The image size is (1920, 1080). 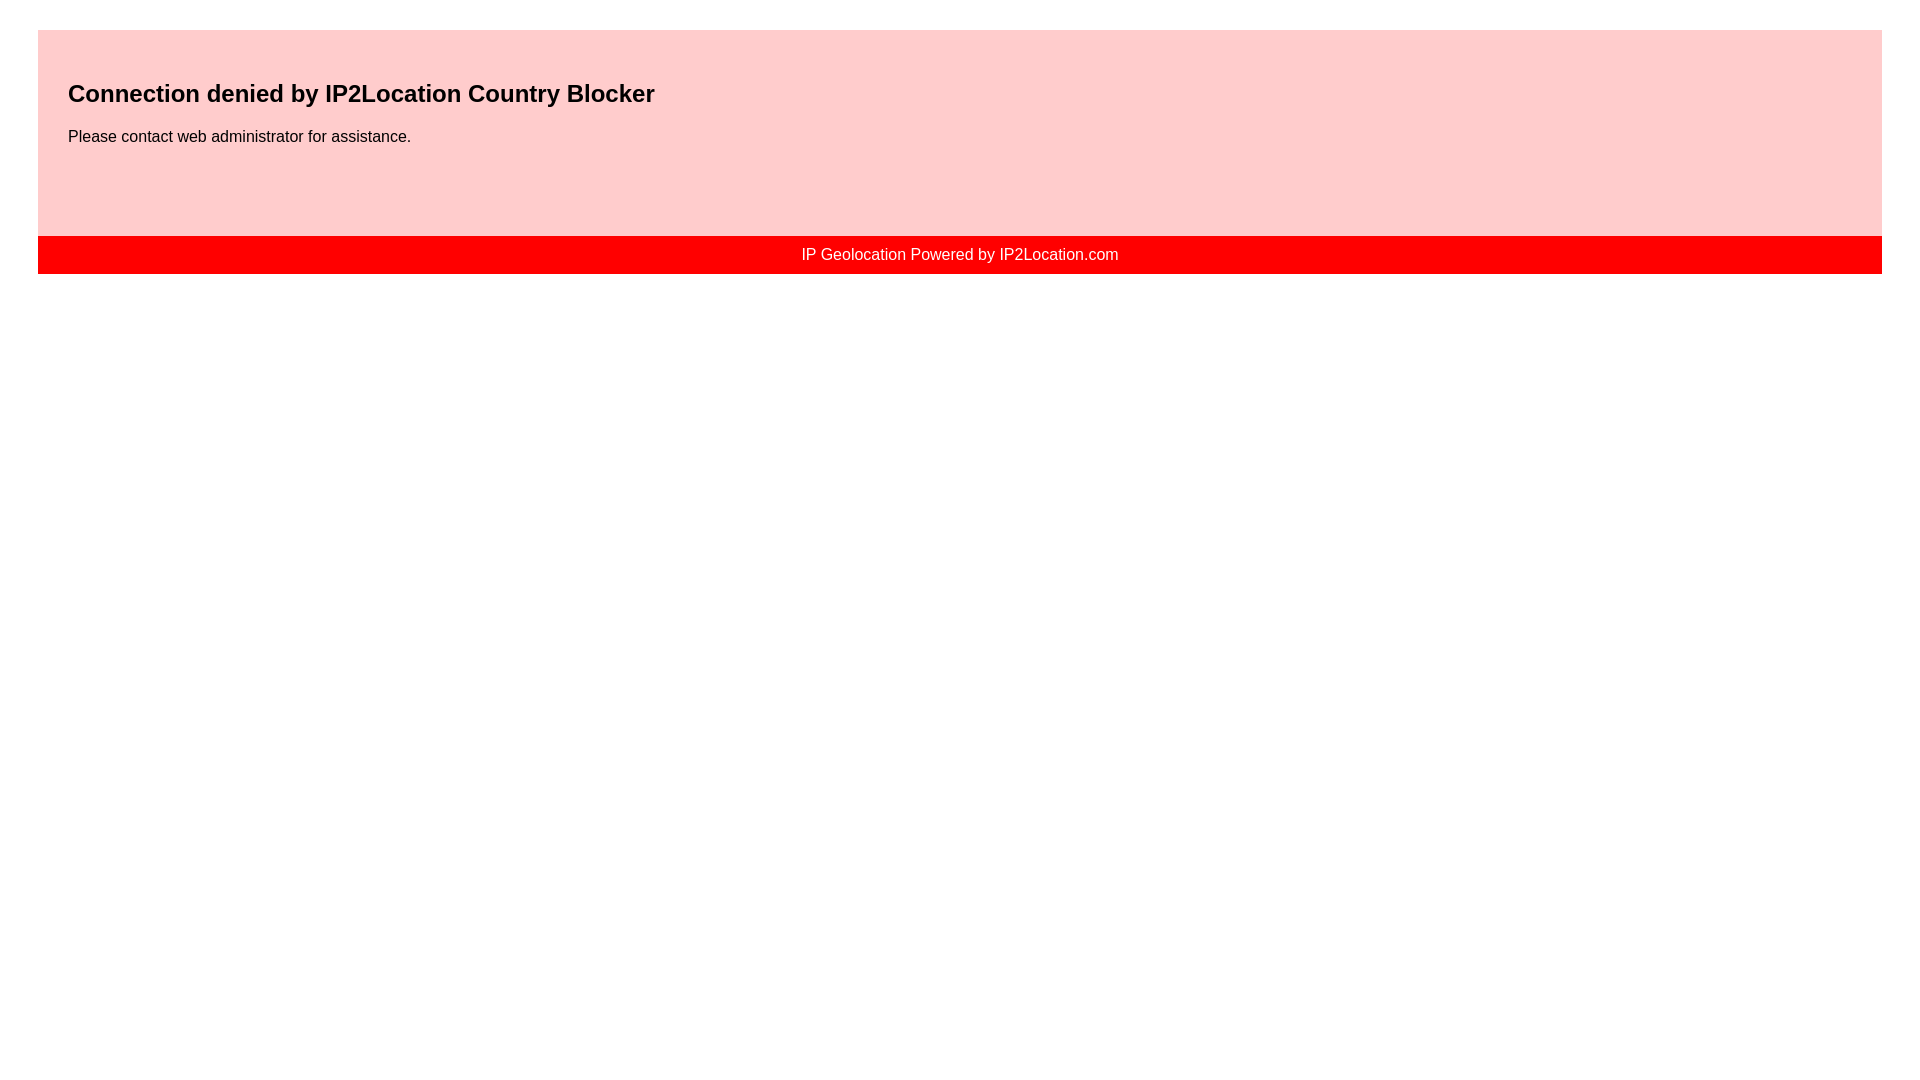 What do you see at coordinates (958, 253) in the screenshot?
I see `'IP Geolocation Powered by IP2Location.com'` at bounding box center [958, 253].